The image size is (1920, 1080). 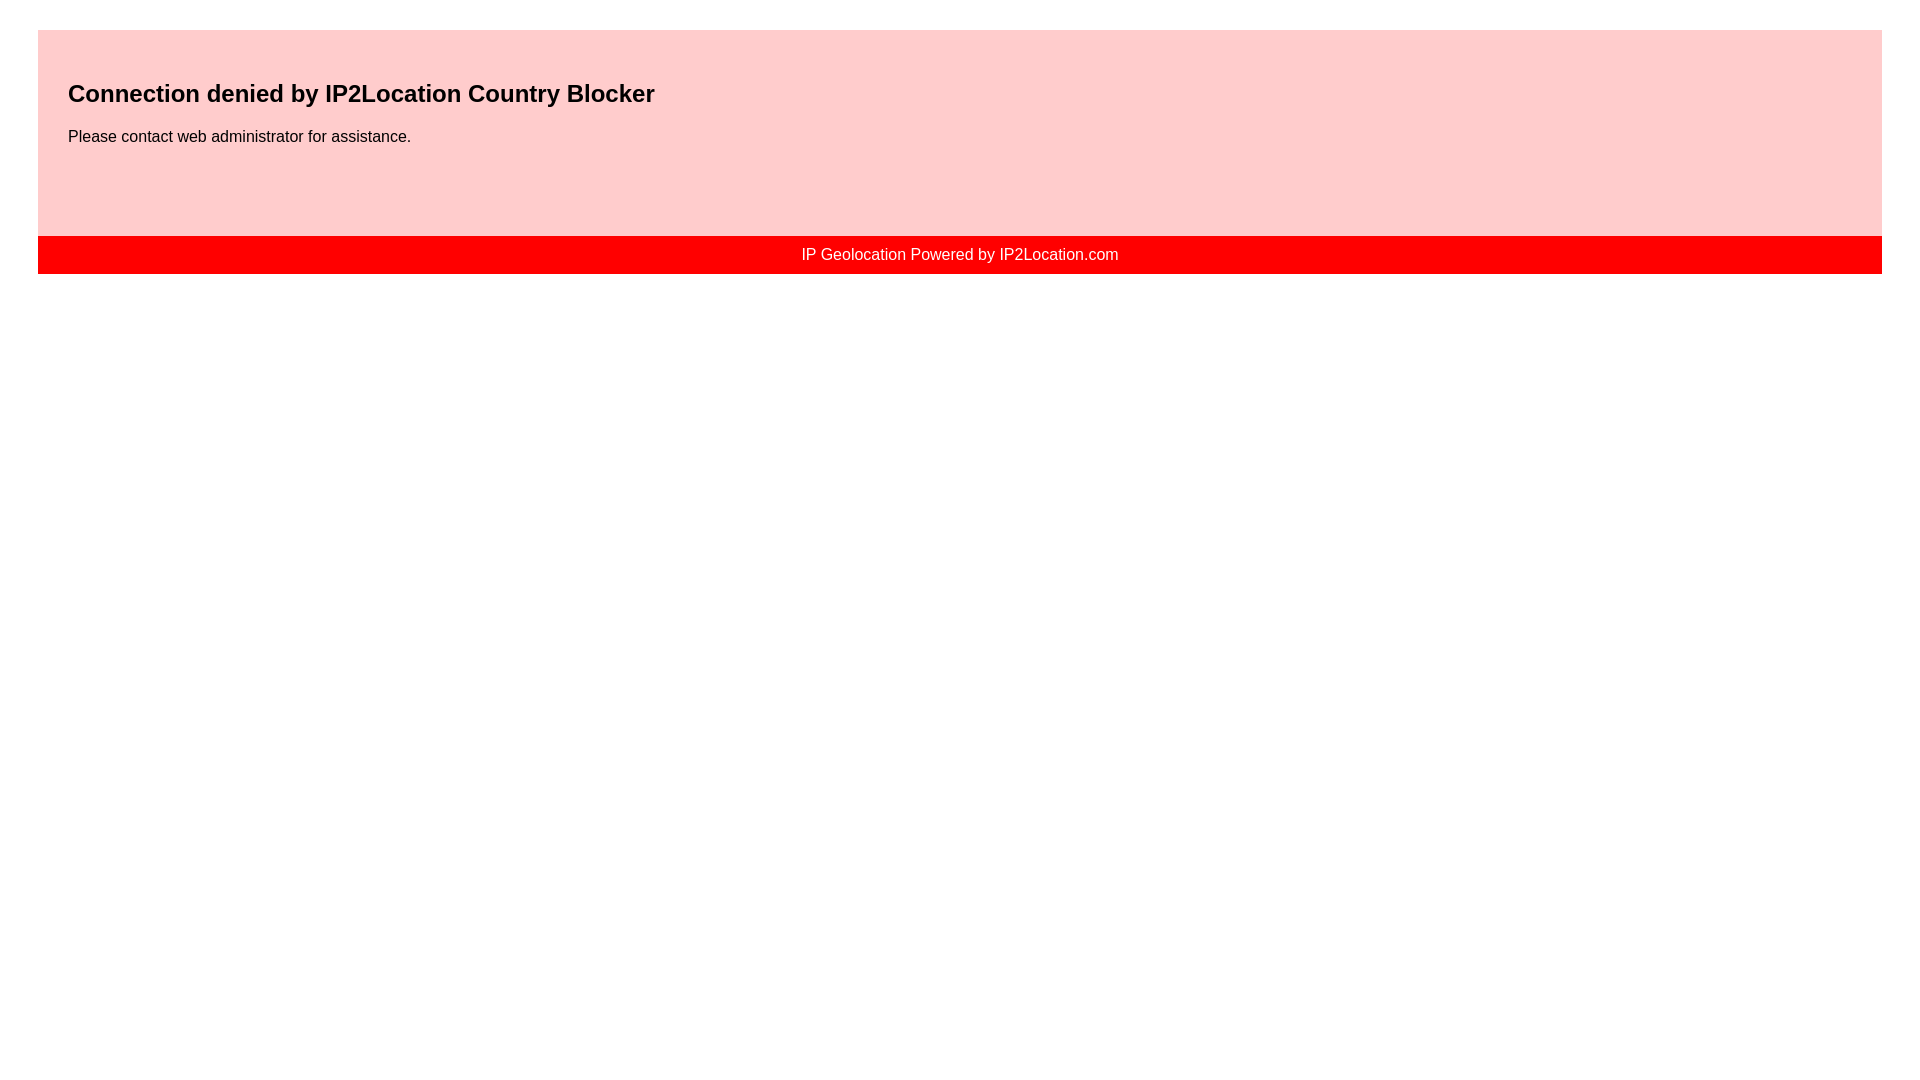 What do you see at coordinates (958, 253) in the screenshot?
I see `'IP Geolocation Powered by IP2Location.com'` at bounding box center [958, 253].